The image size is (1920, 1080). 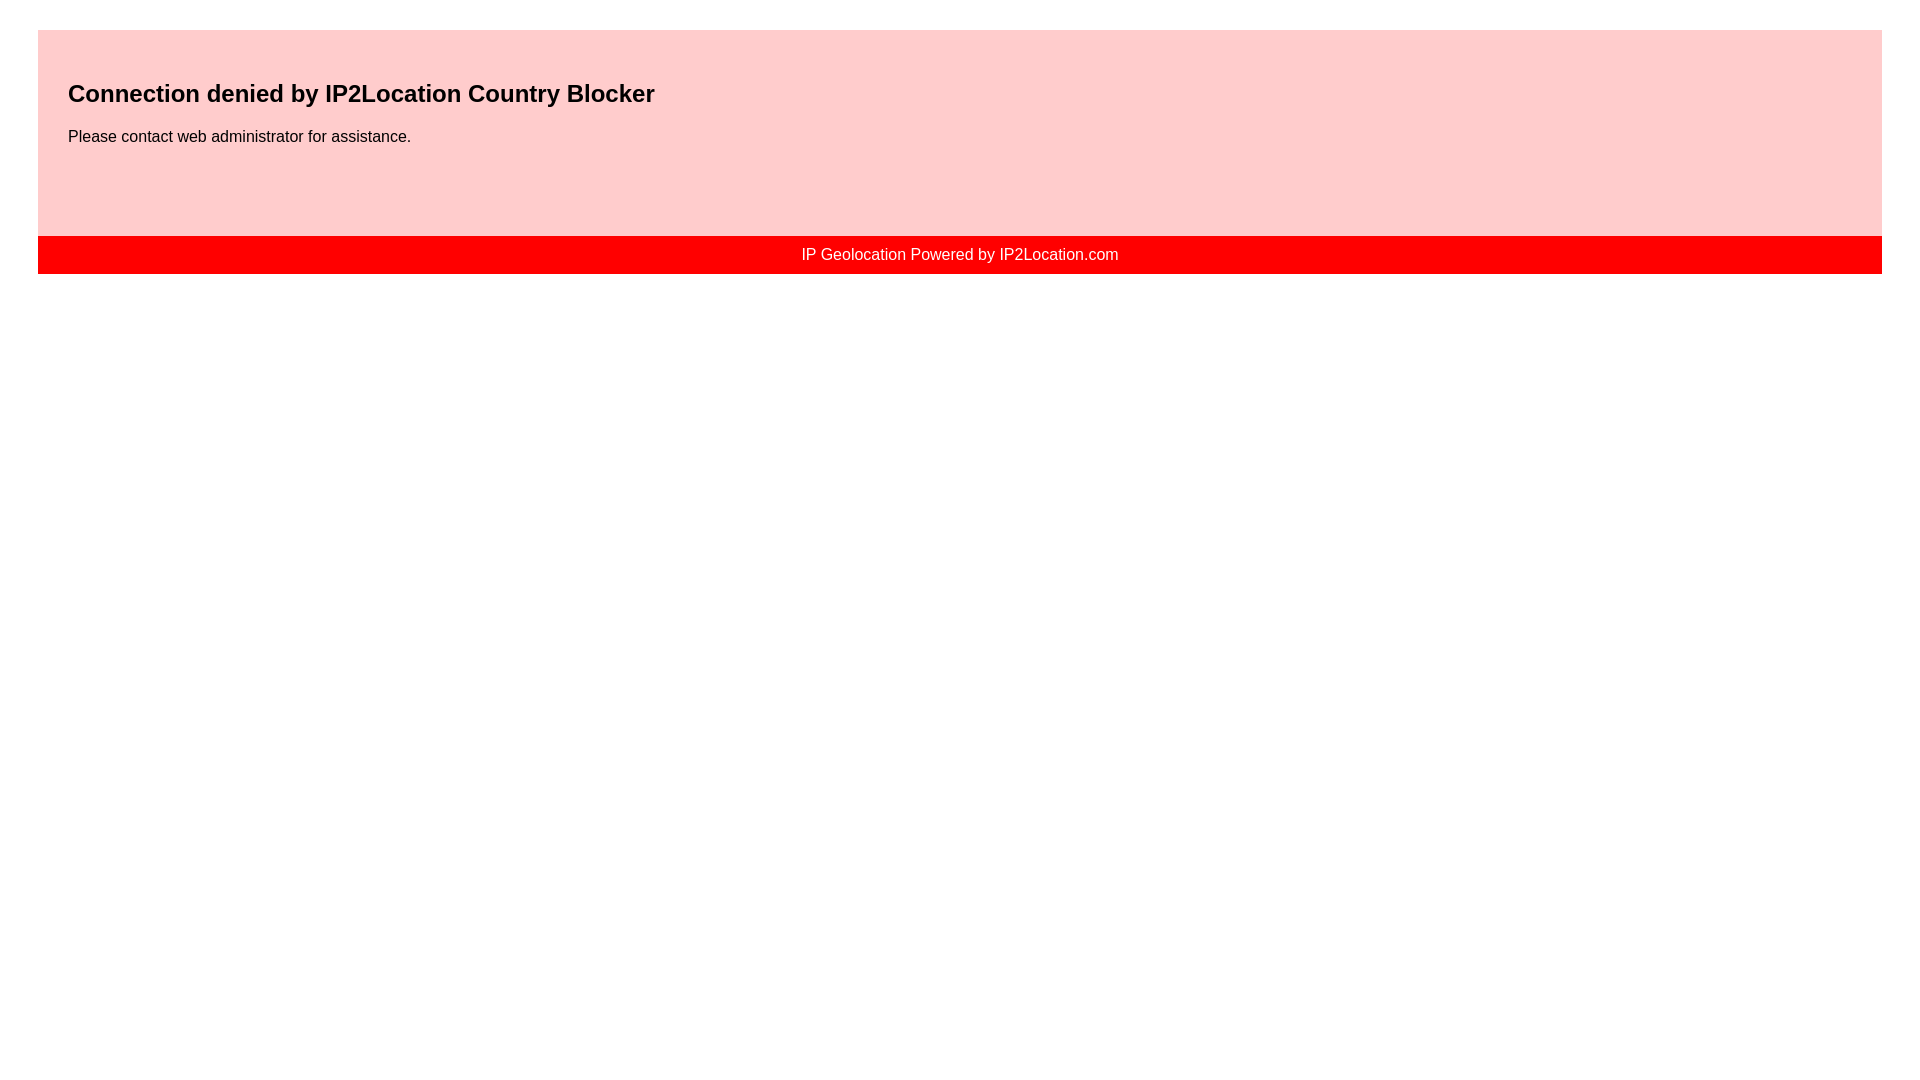 What do you see at coordinates (958, 253) in the screenshot?
I see `'IP Geolocation Powered by IP2Location.com'` at bounding box center [958, 253].